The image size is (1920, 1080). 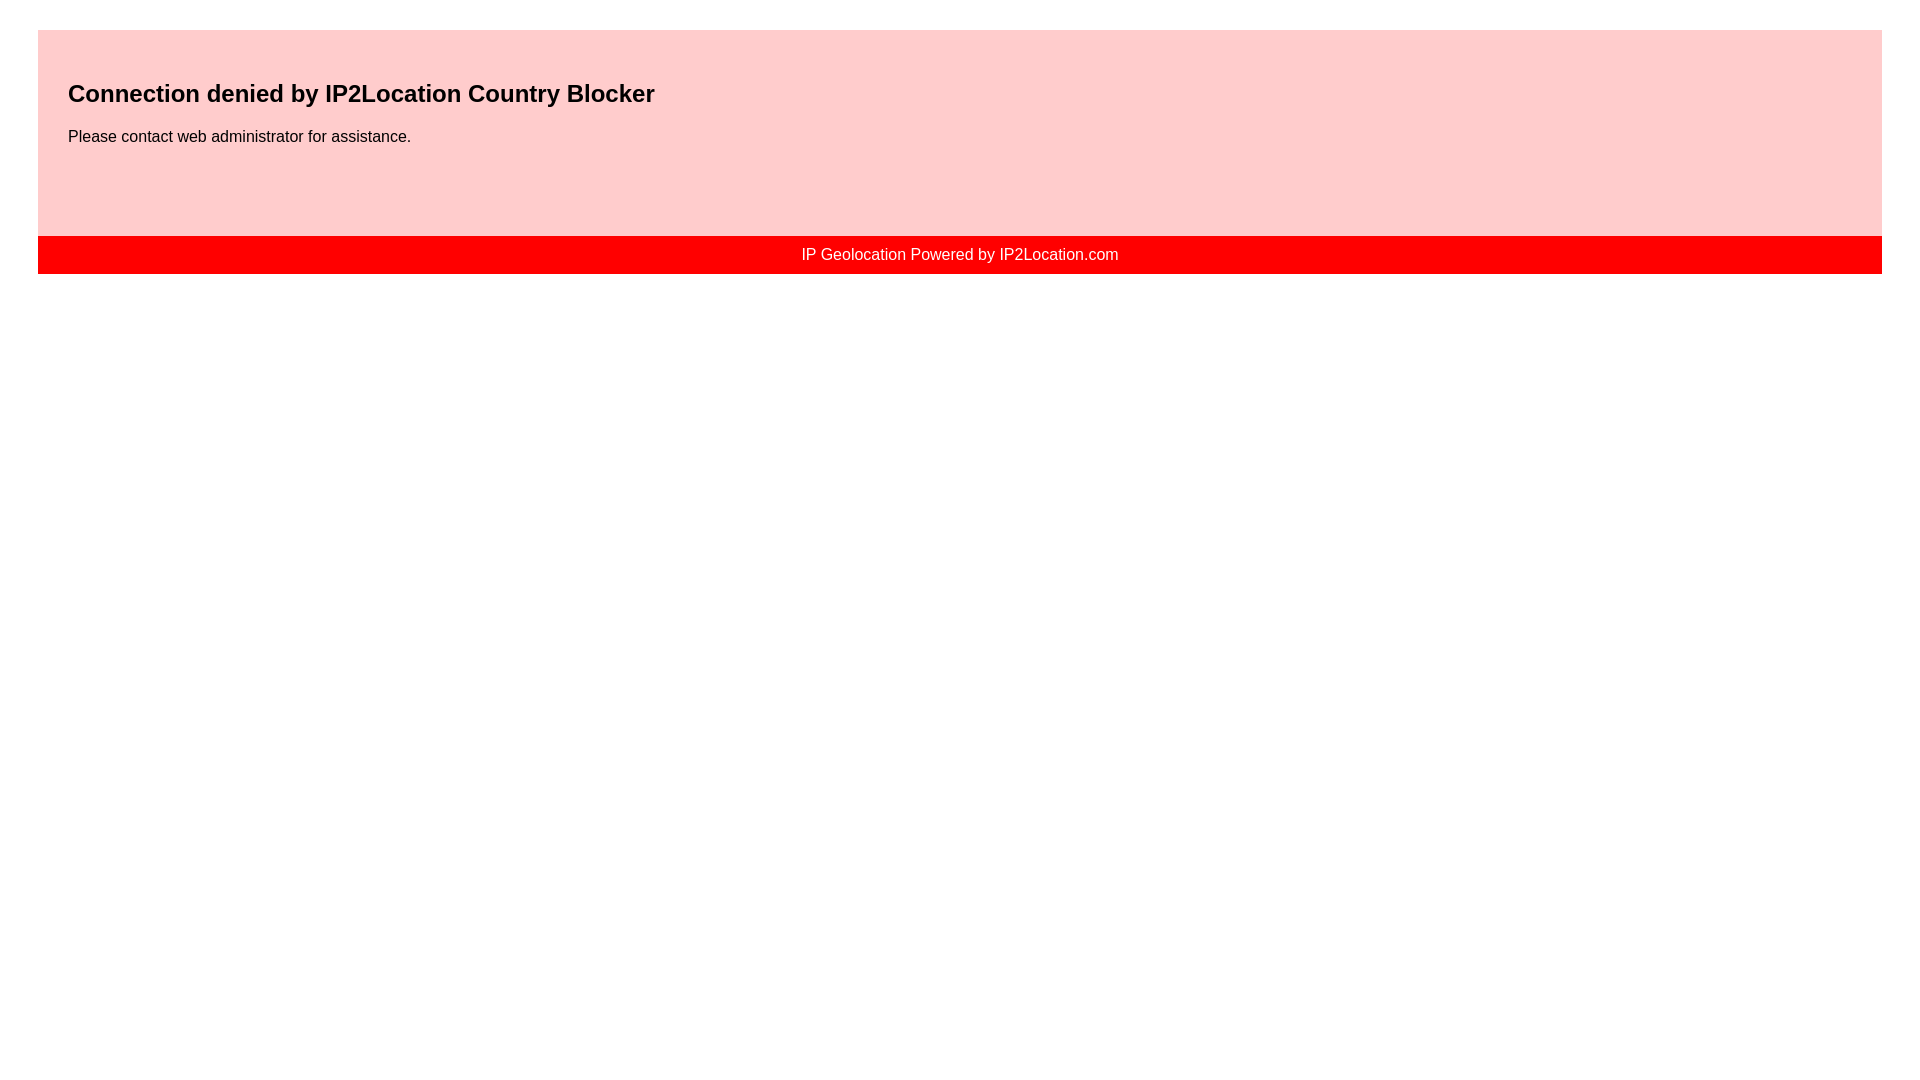 What do you see at coordinates (958, 253) in the screenshot?
I see `'IP Geolocation Powered by IP2Location.com'` at bounding box center [958, 253].